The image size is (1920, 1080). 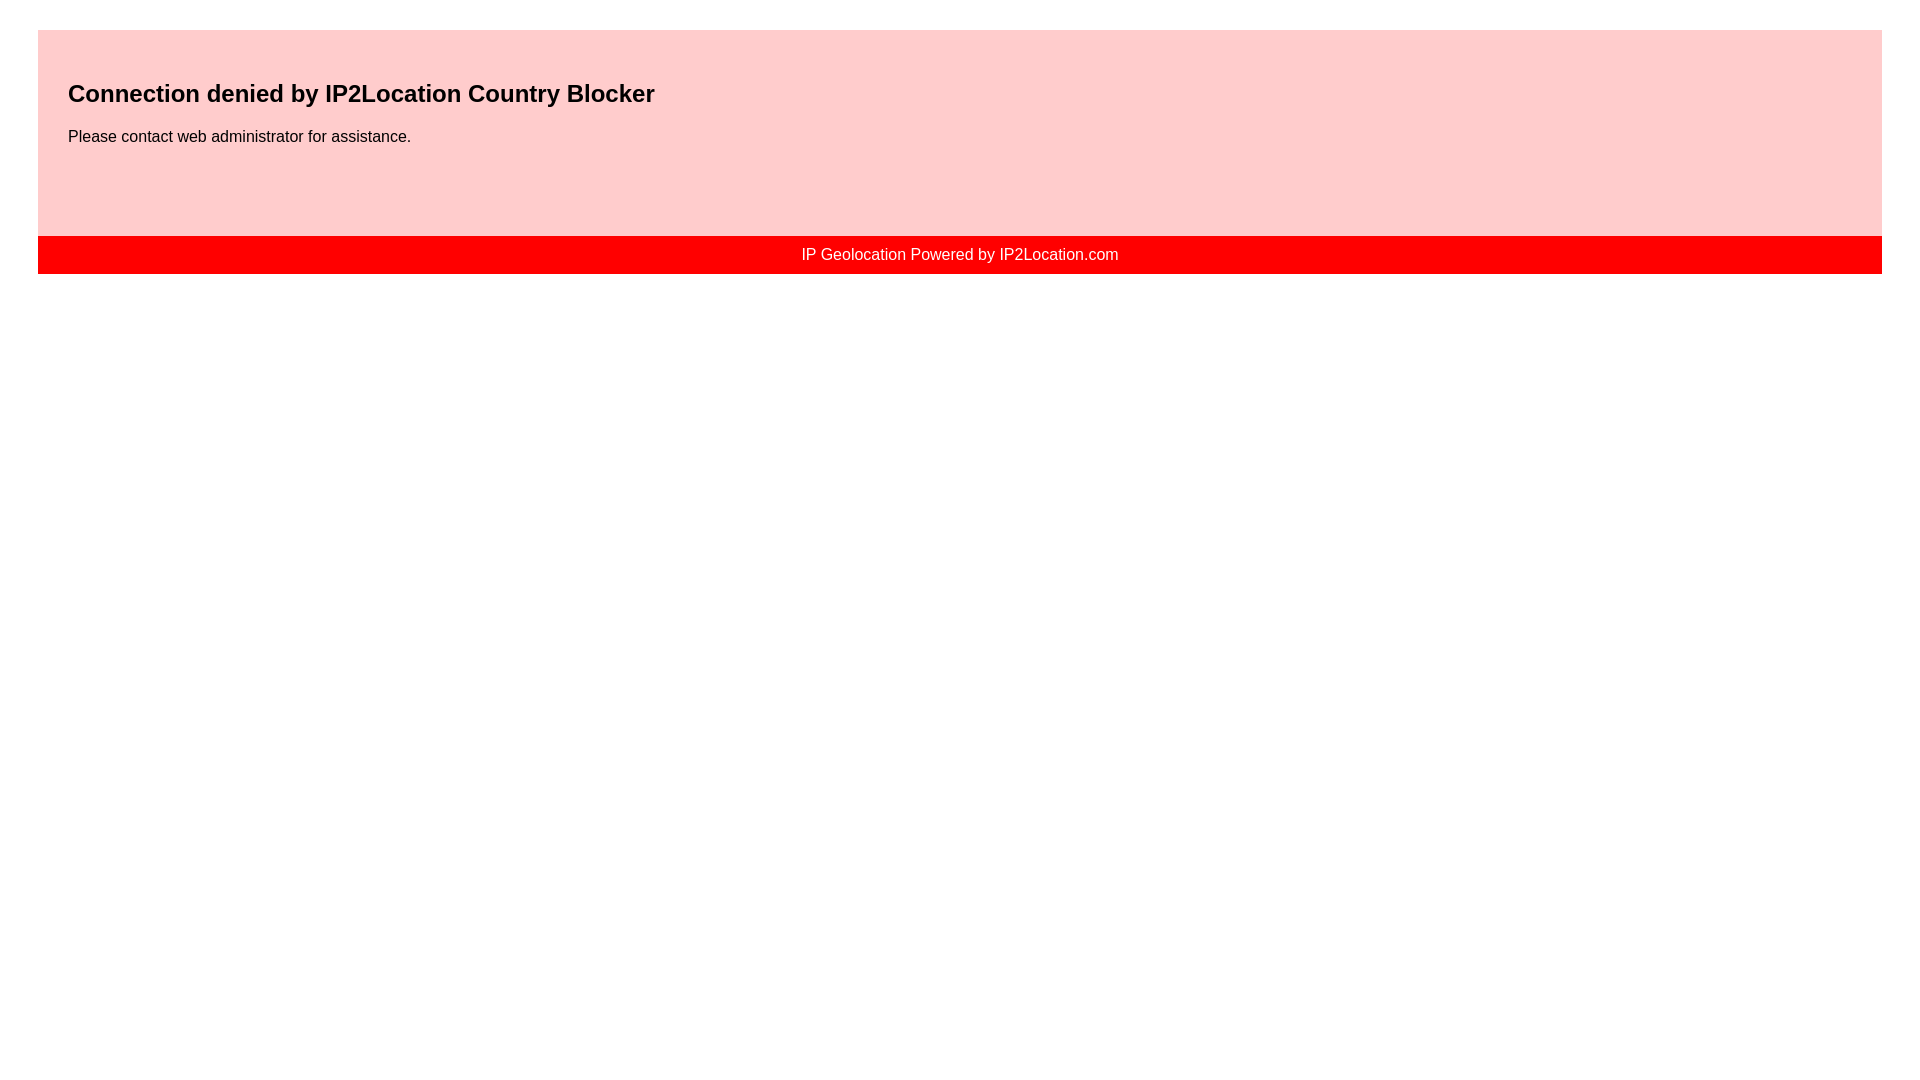 What do you see at coordinates (958, 253) in the screenshot?
I see `'IP Geolocation Powered by IP2Location.com'` at bounding box center [958, 253].